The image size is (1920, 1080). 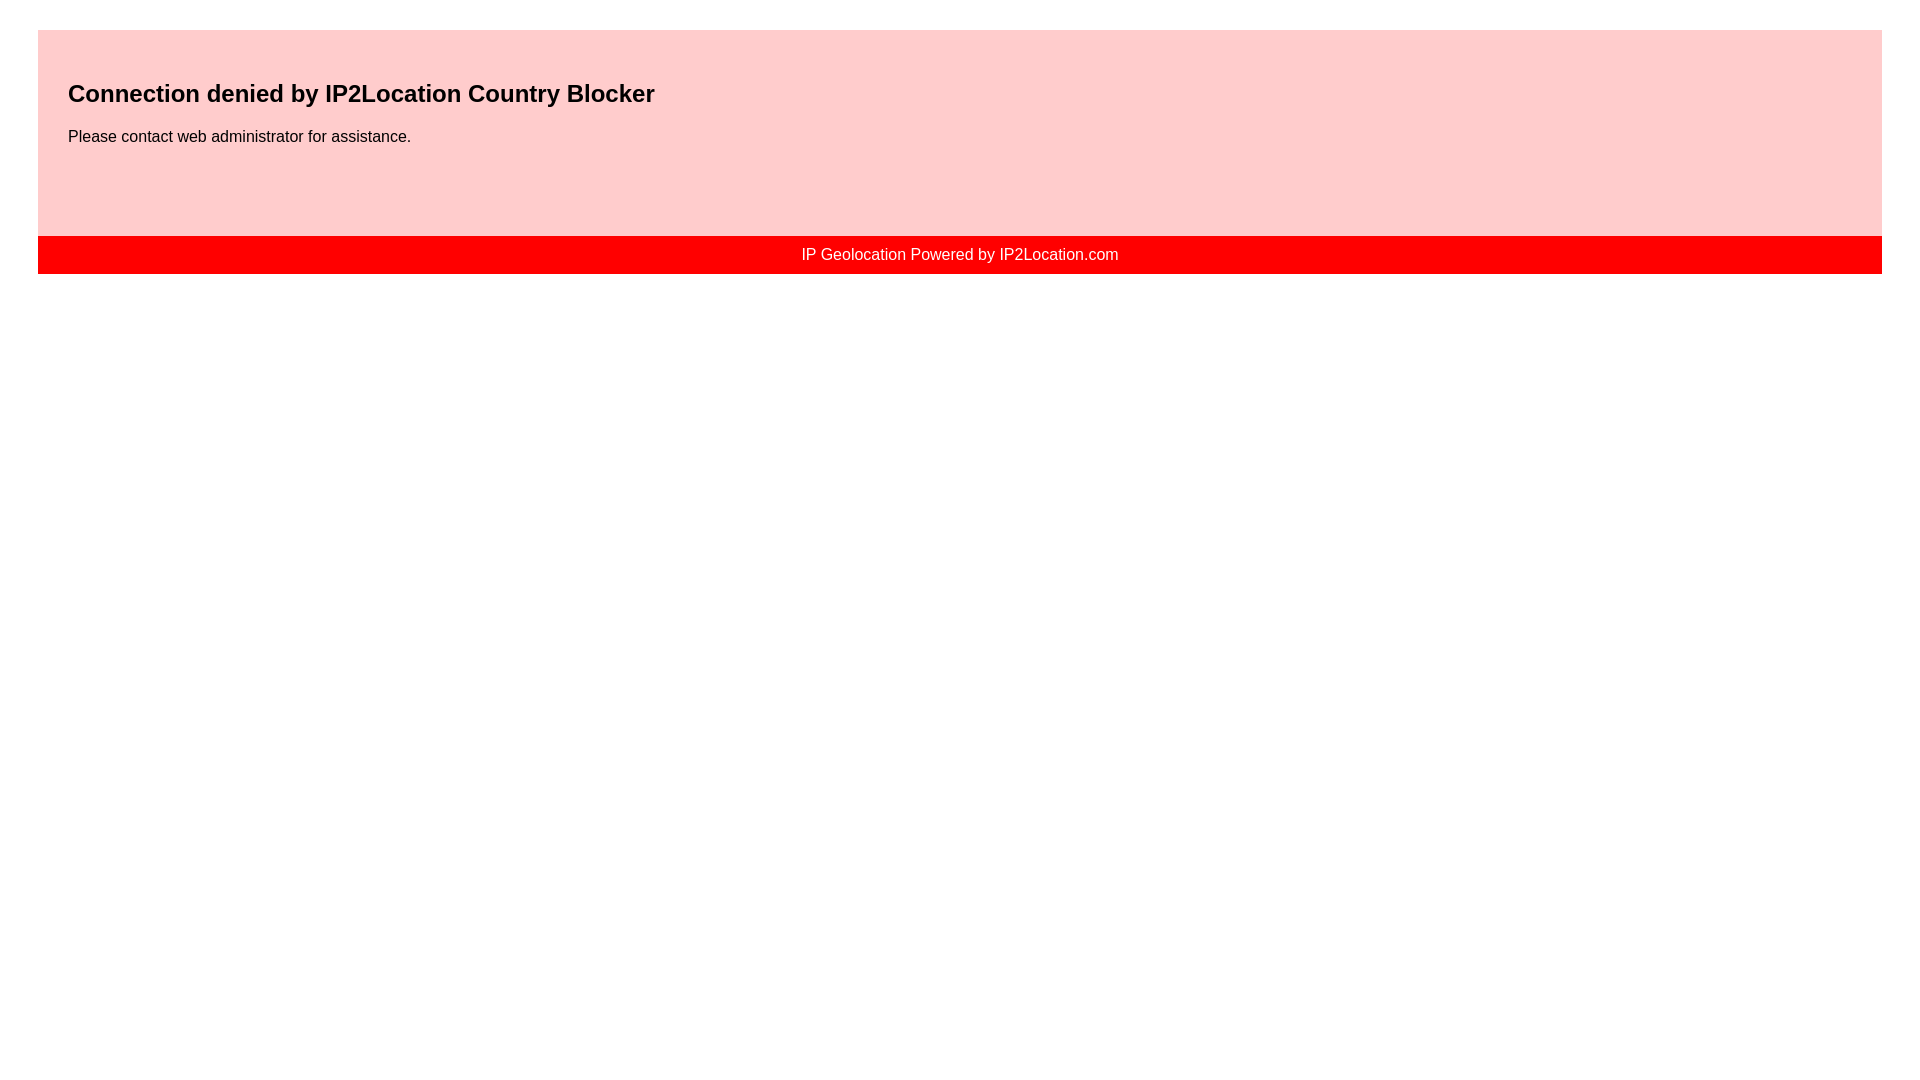 What do you see at coordinates (958, 253) in the screenshot?
I see `'IP Geolocation Powered by IP2Location.com'` at bounding box center [958, 253].